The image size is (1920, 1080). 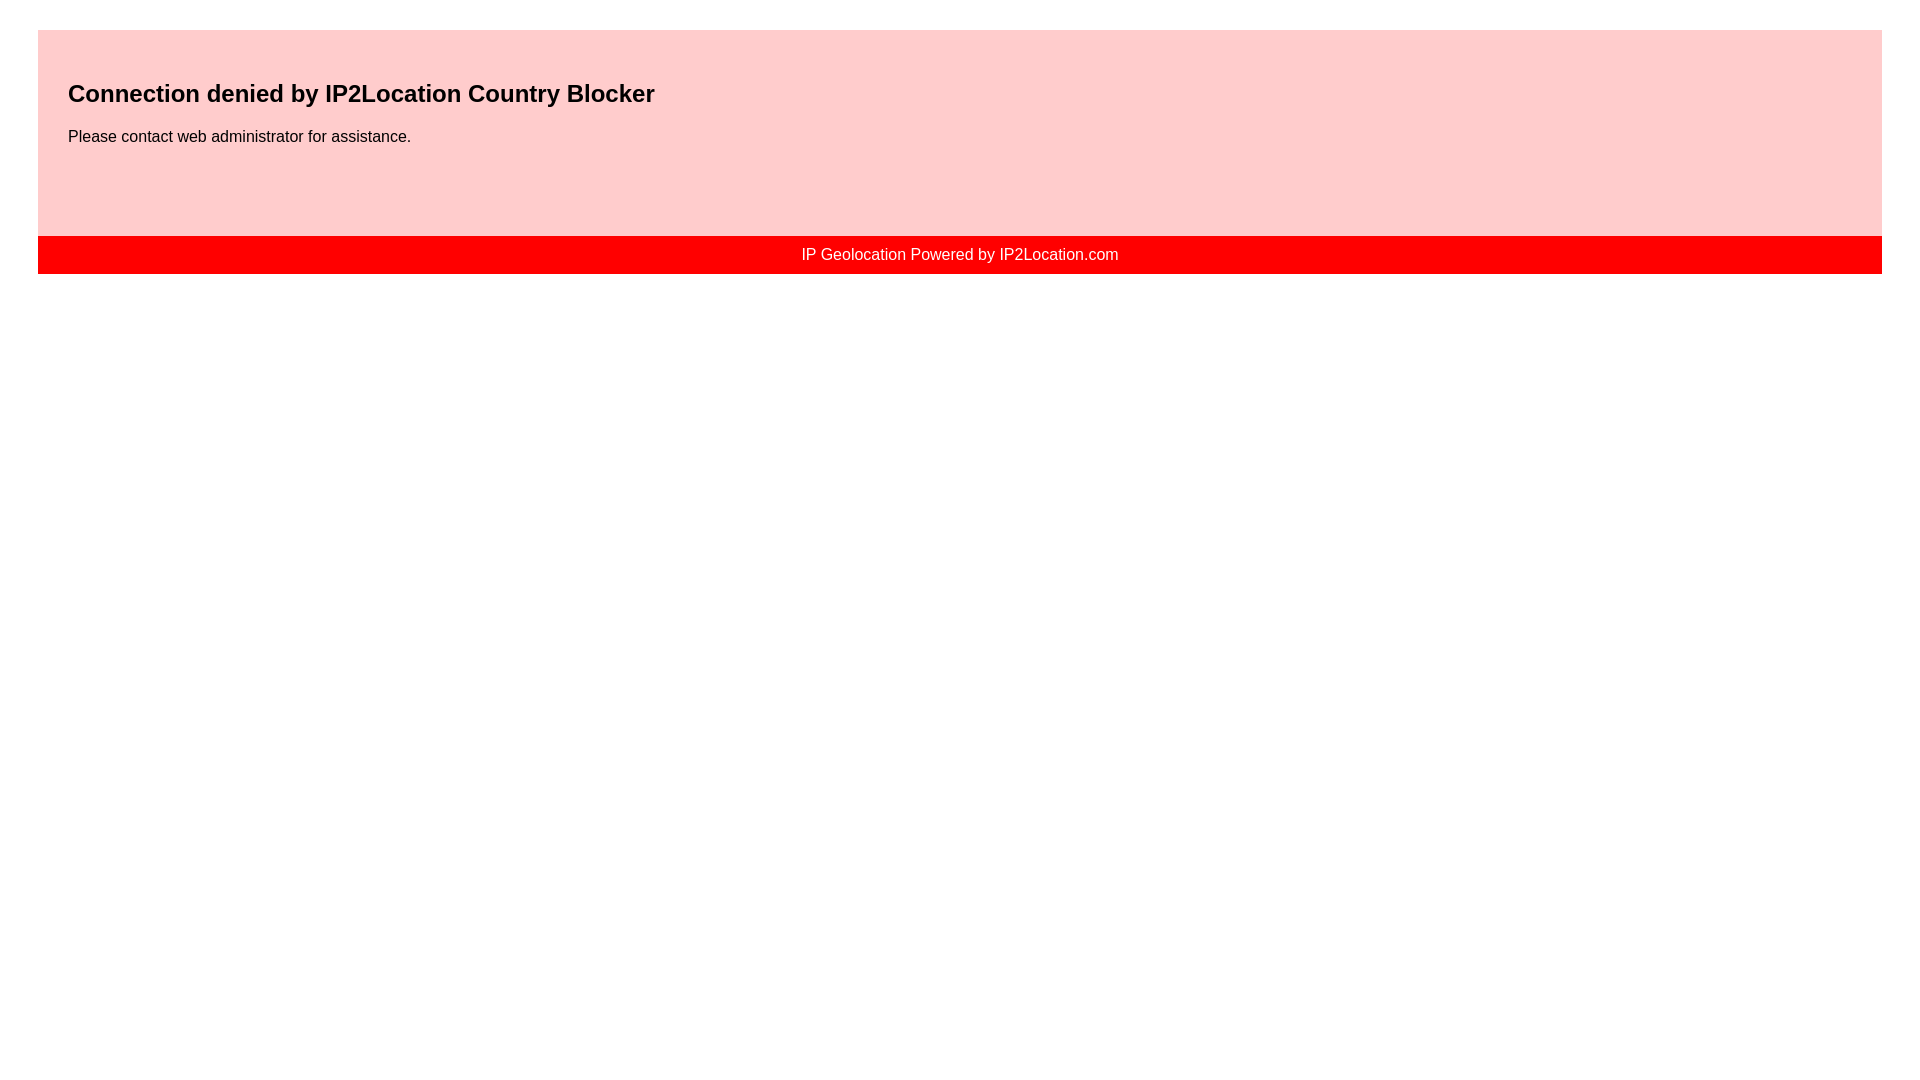 What do you see at coordinates (958, 253) in the screenshot?
I see `'IP Geolocation Powered by IP2Location.com'` at bounding box center [958, 253].